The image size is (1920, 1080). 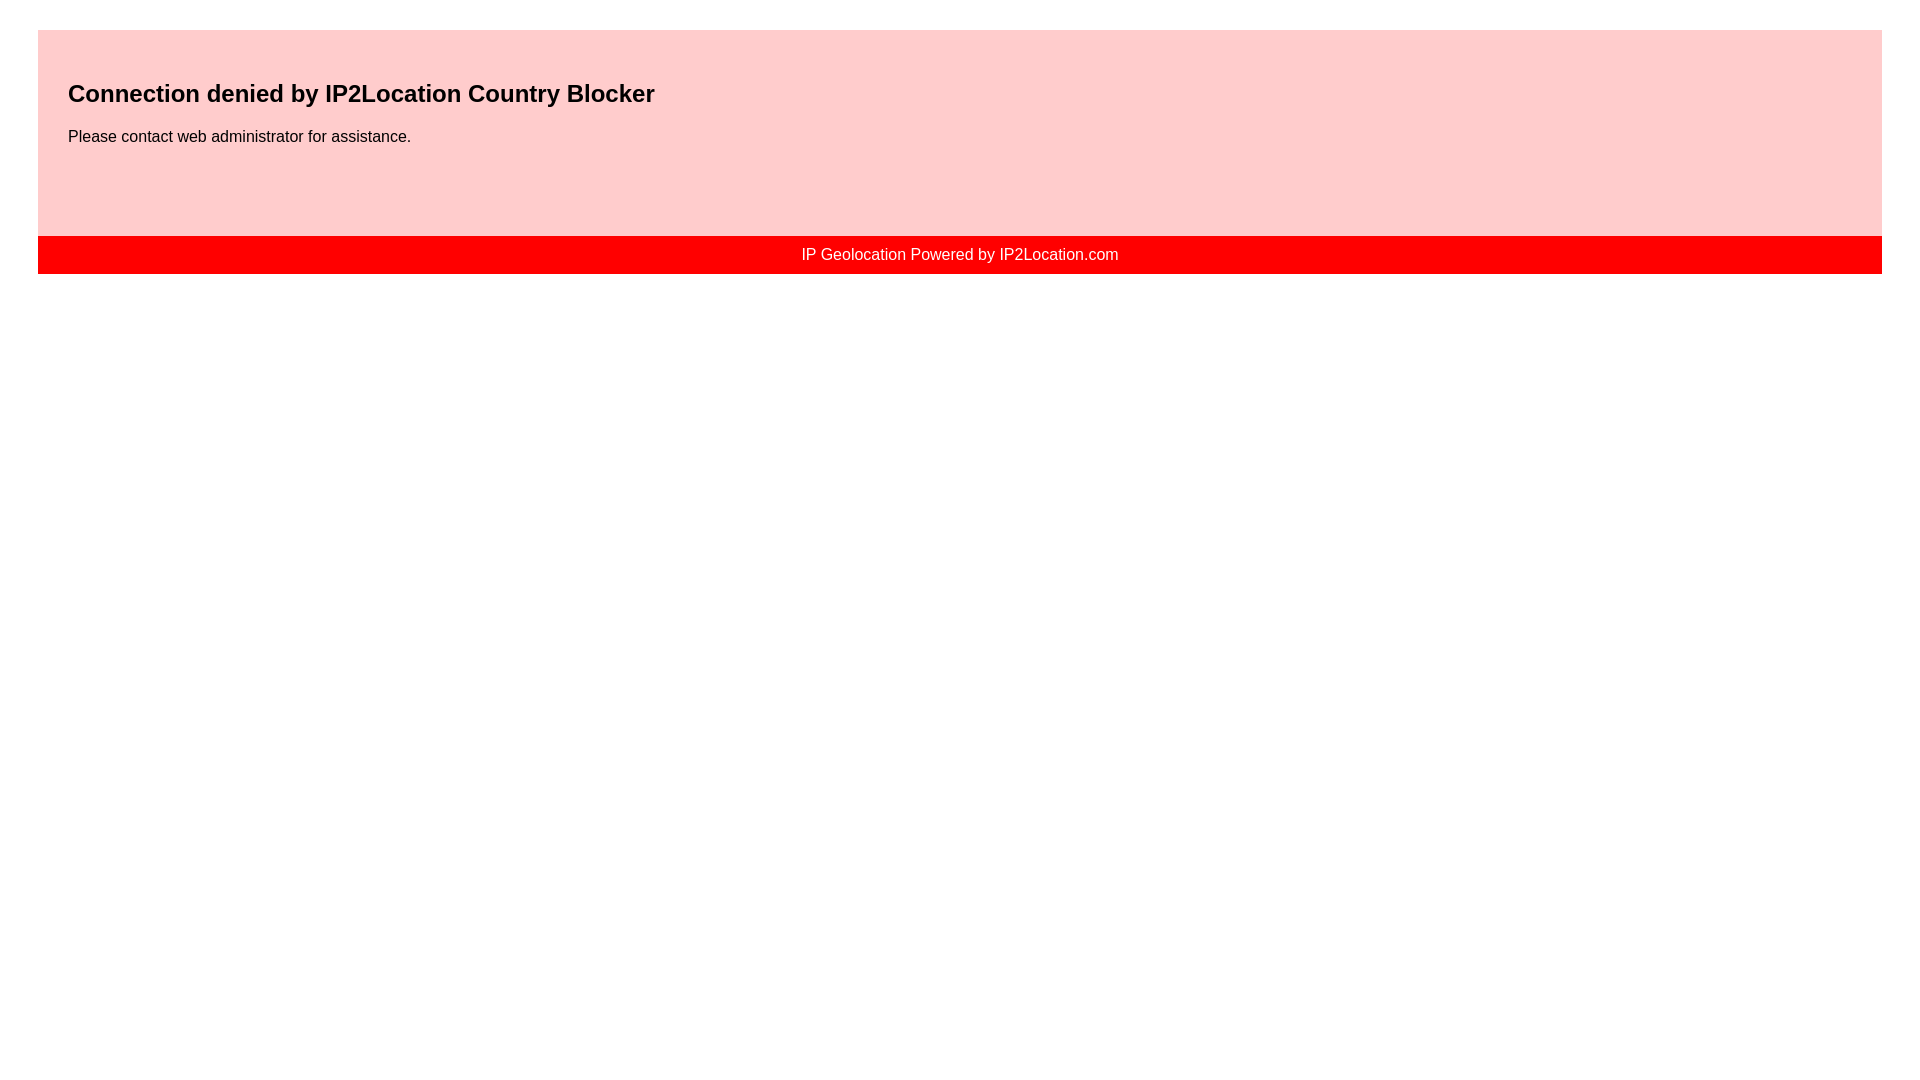 What do you see at coordinates (958, 253) in the screenshot?
I see `'IP Geolocation Powered by IP2Location.com'` at bounding box center [958, 253].